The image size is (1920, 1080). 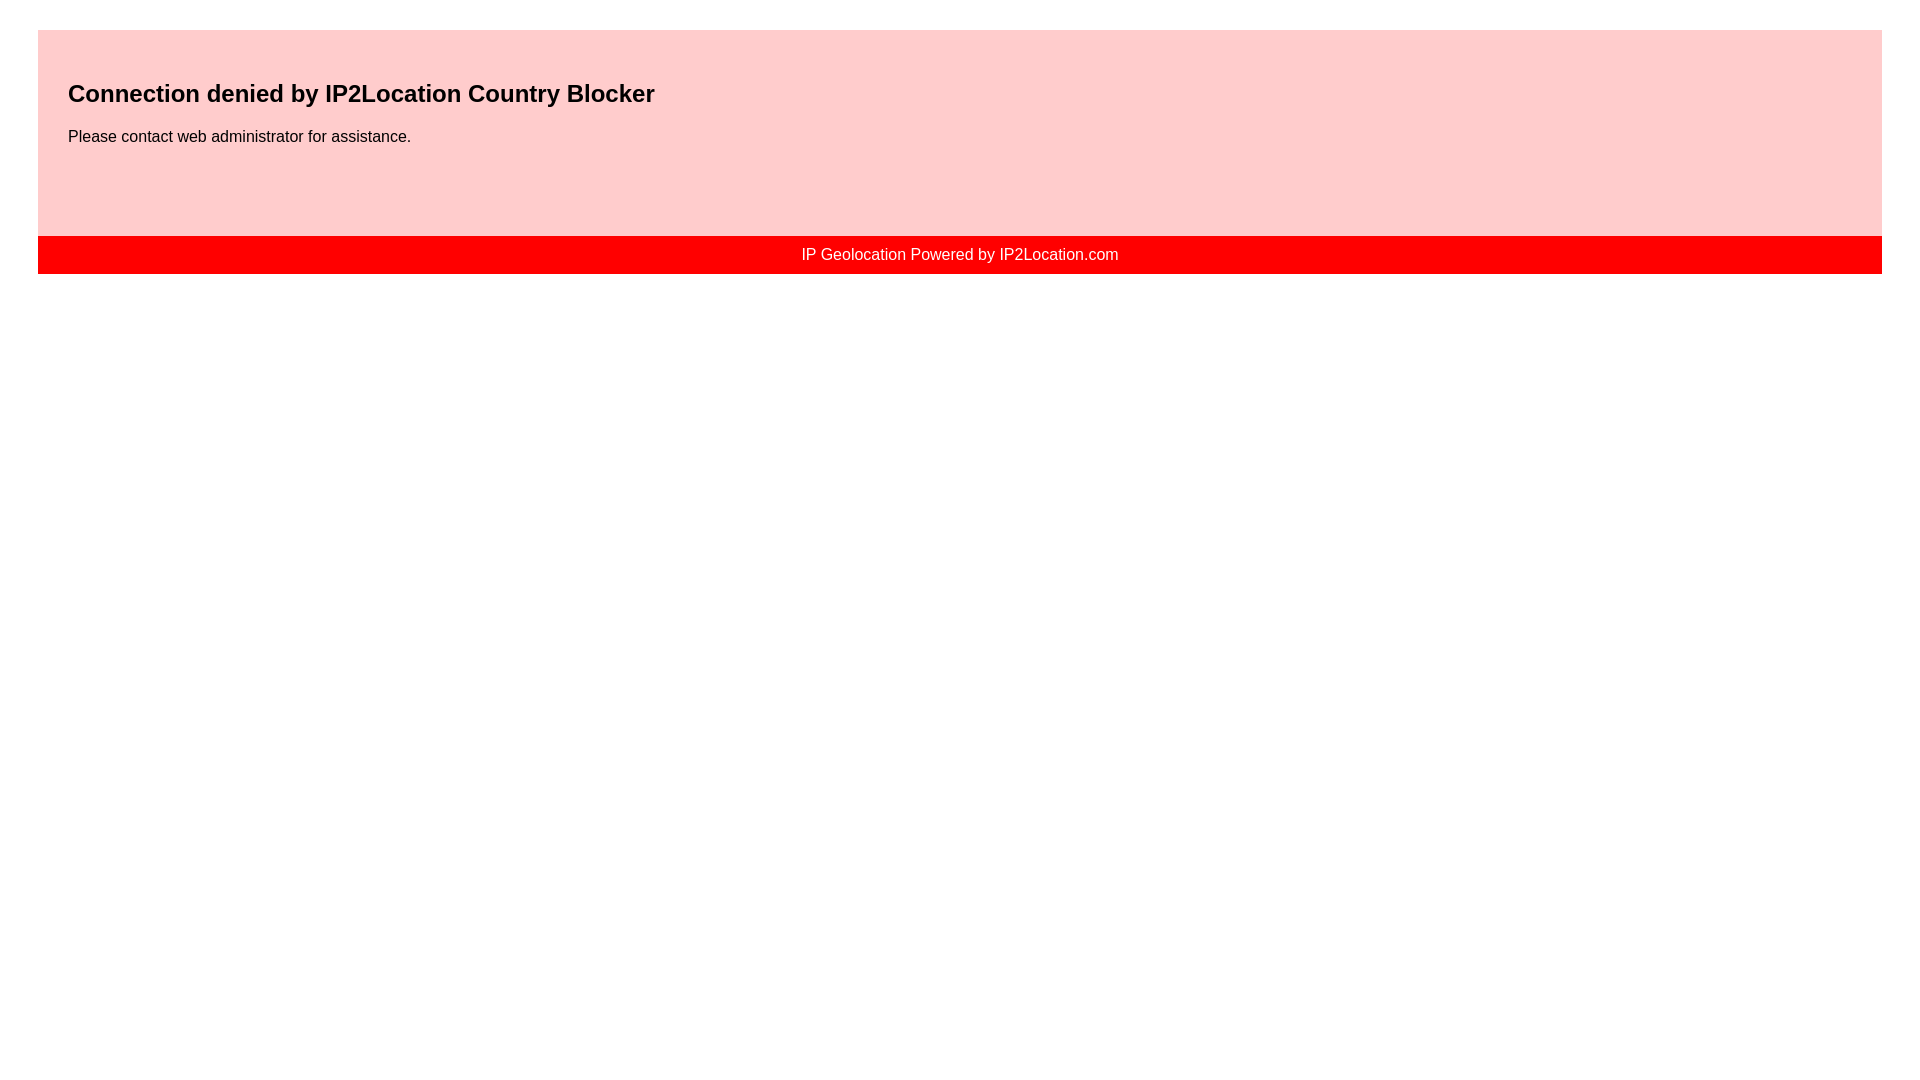 What do you see at coordinates (958, 253) in the screenshot?
I see `'IP Geolocation Powered by IP2Location.com'` at bounding box center [958, 253].